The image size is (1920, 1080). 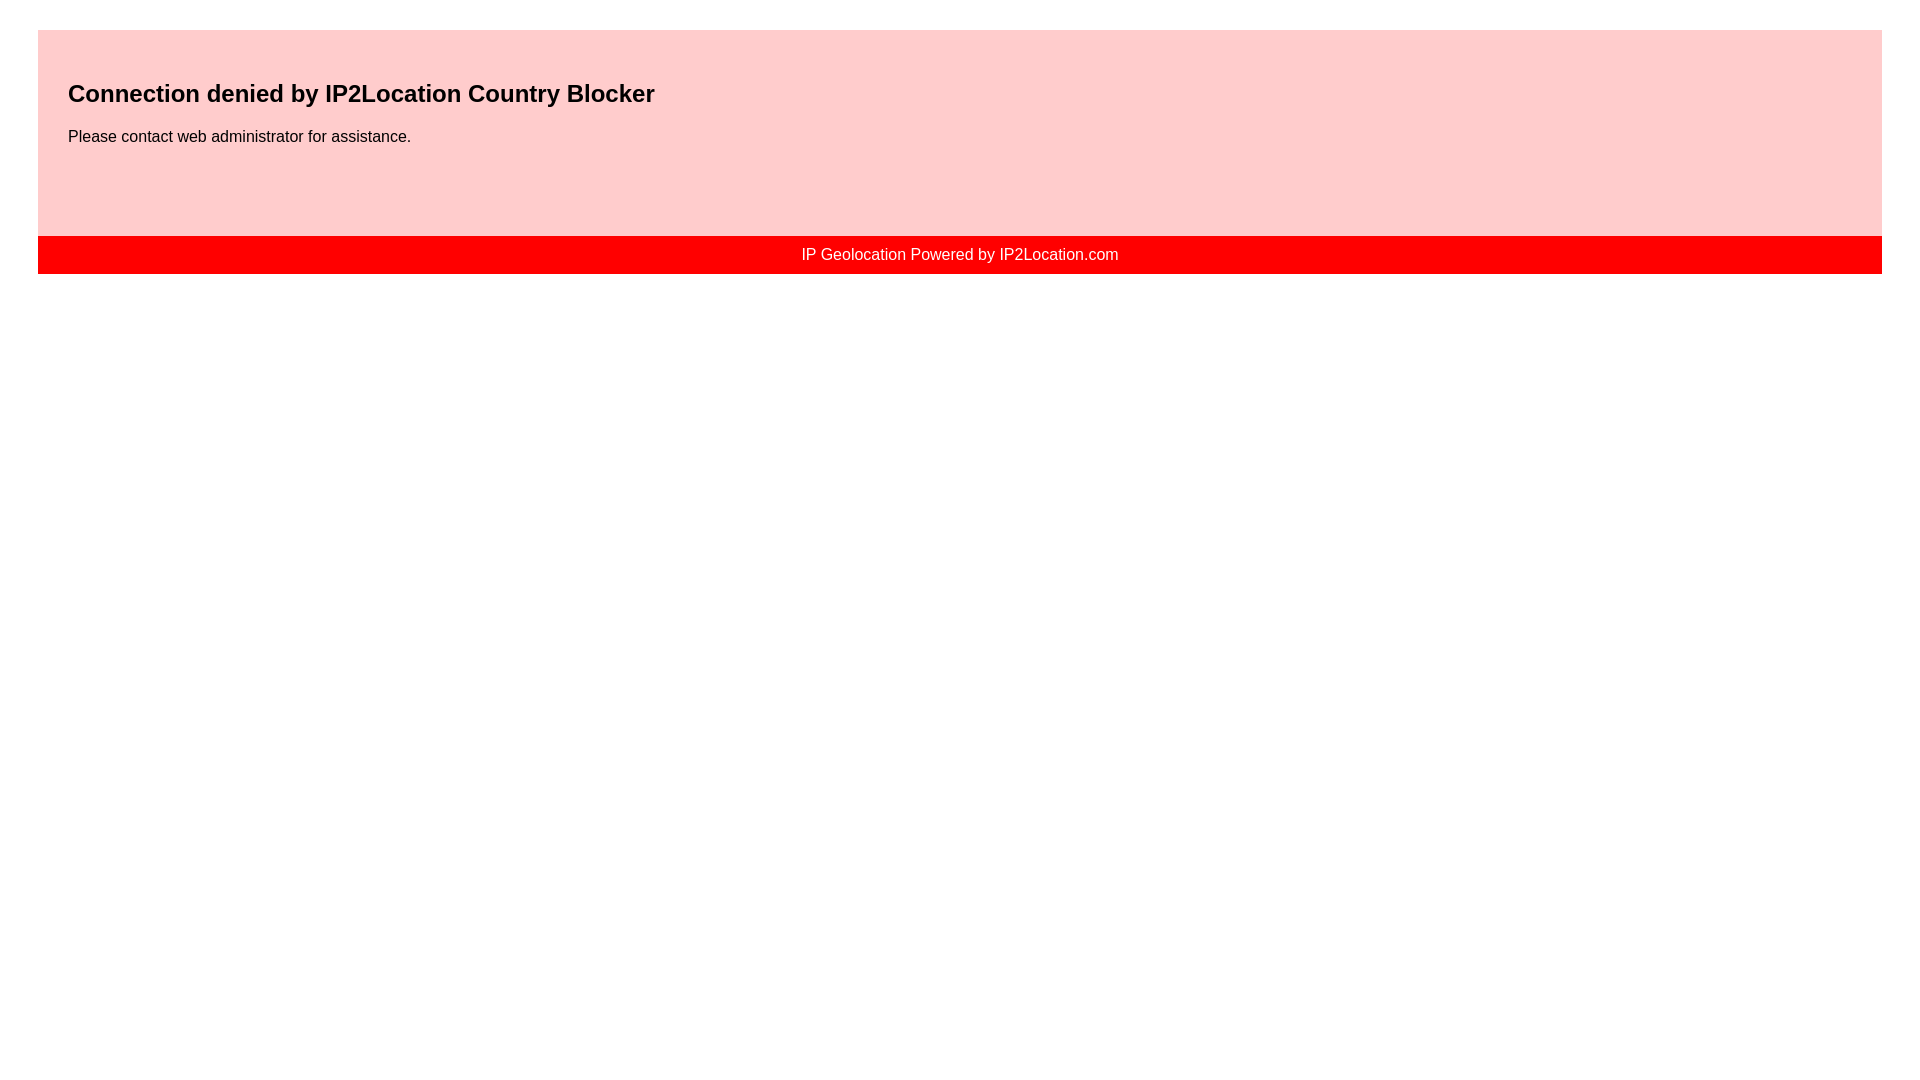 What do you see at coordinates (958, 253) in the screenshot?
I see `'IP Geolocation Powered by IP2Location.com'` at bounding box center [958, 253].